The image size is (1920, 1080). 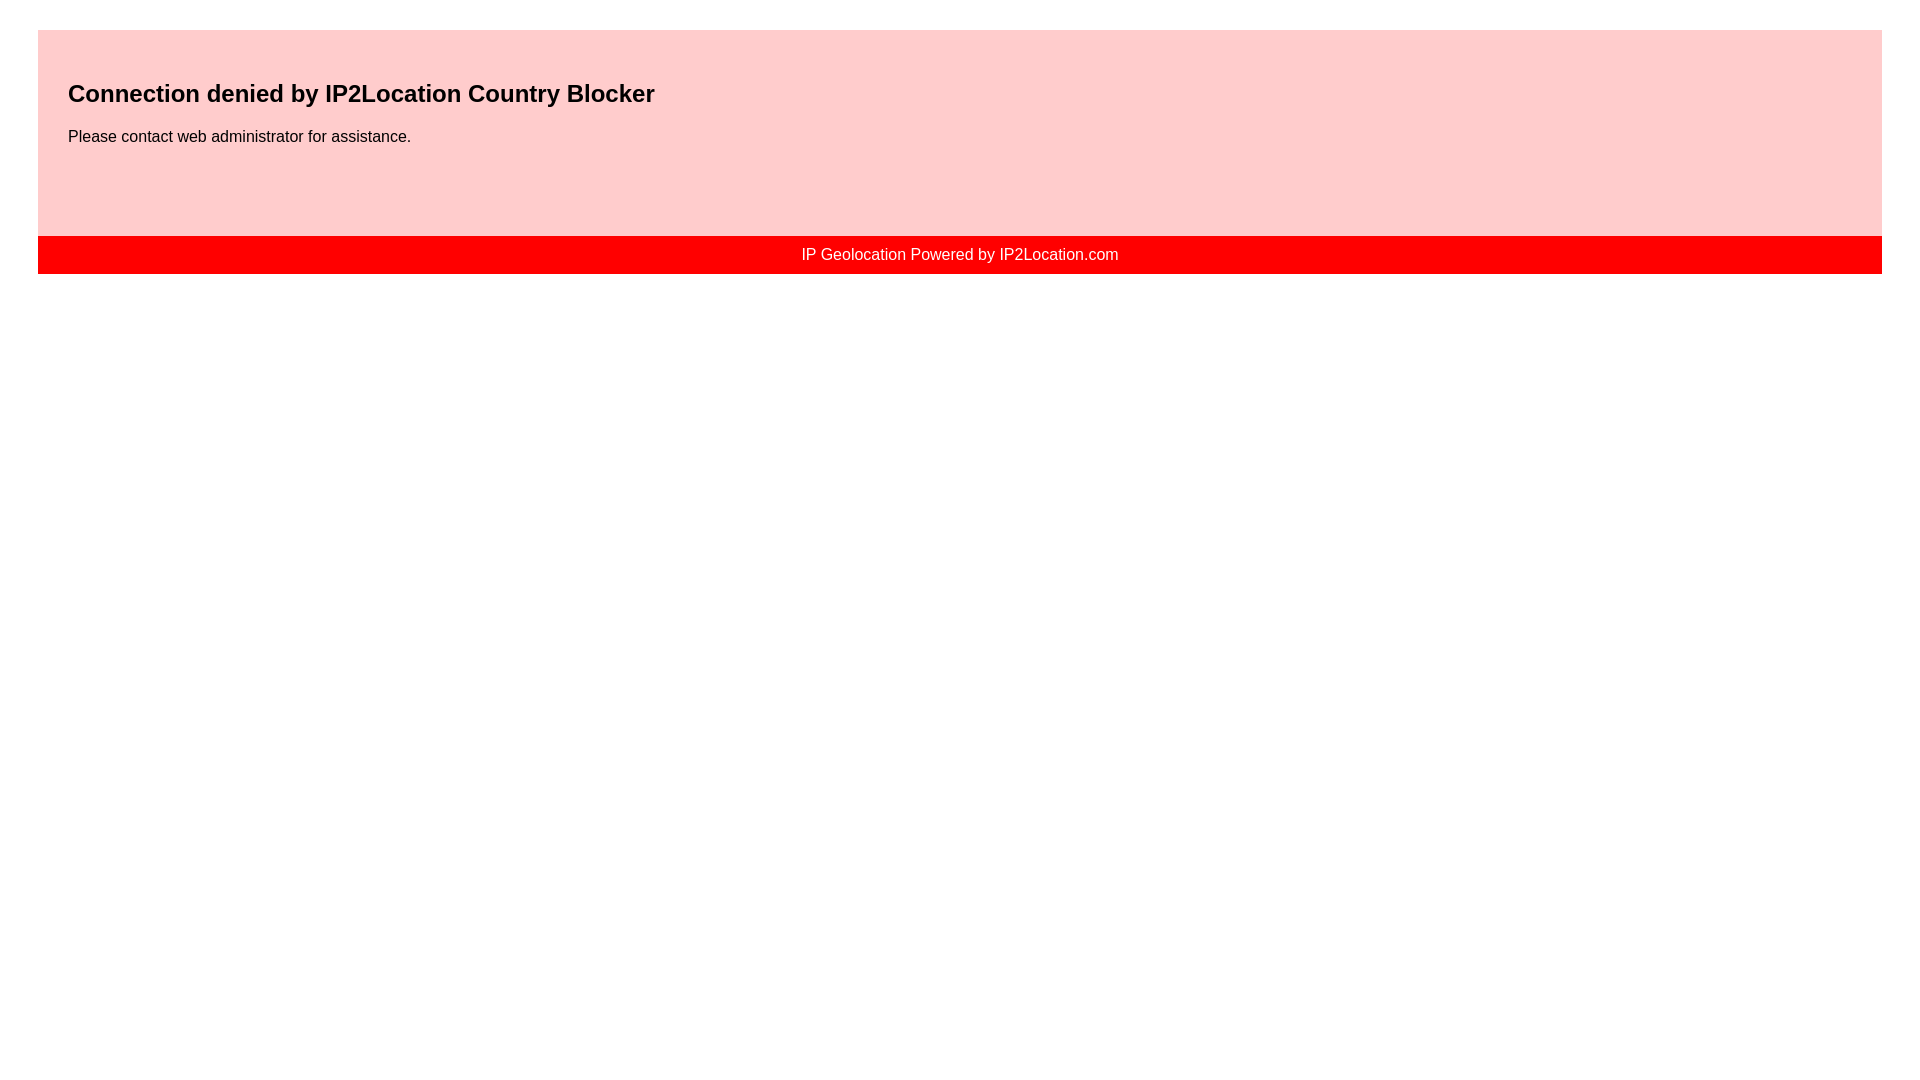 What do you see at coordinates (958, 253) in the screenshot?
I see `'IP Geolocation Powered by IP2Location.com'` at bounding box center [958, 253].